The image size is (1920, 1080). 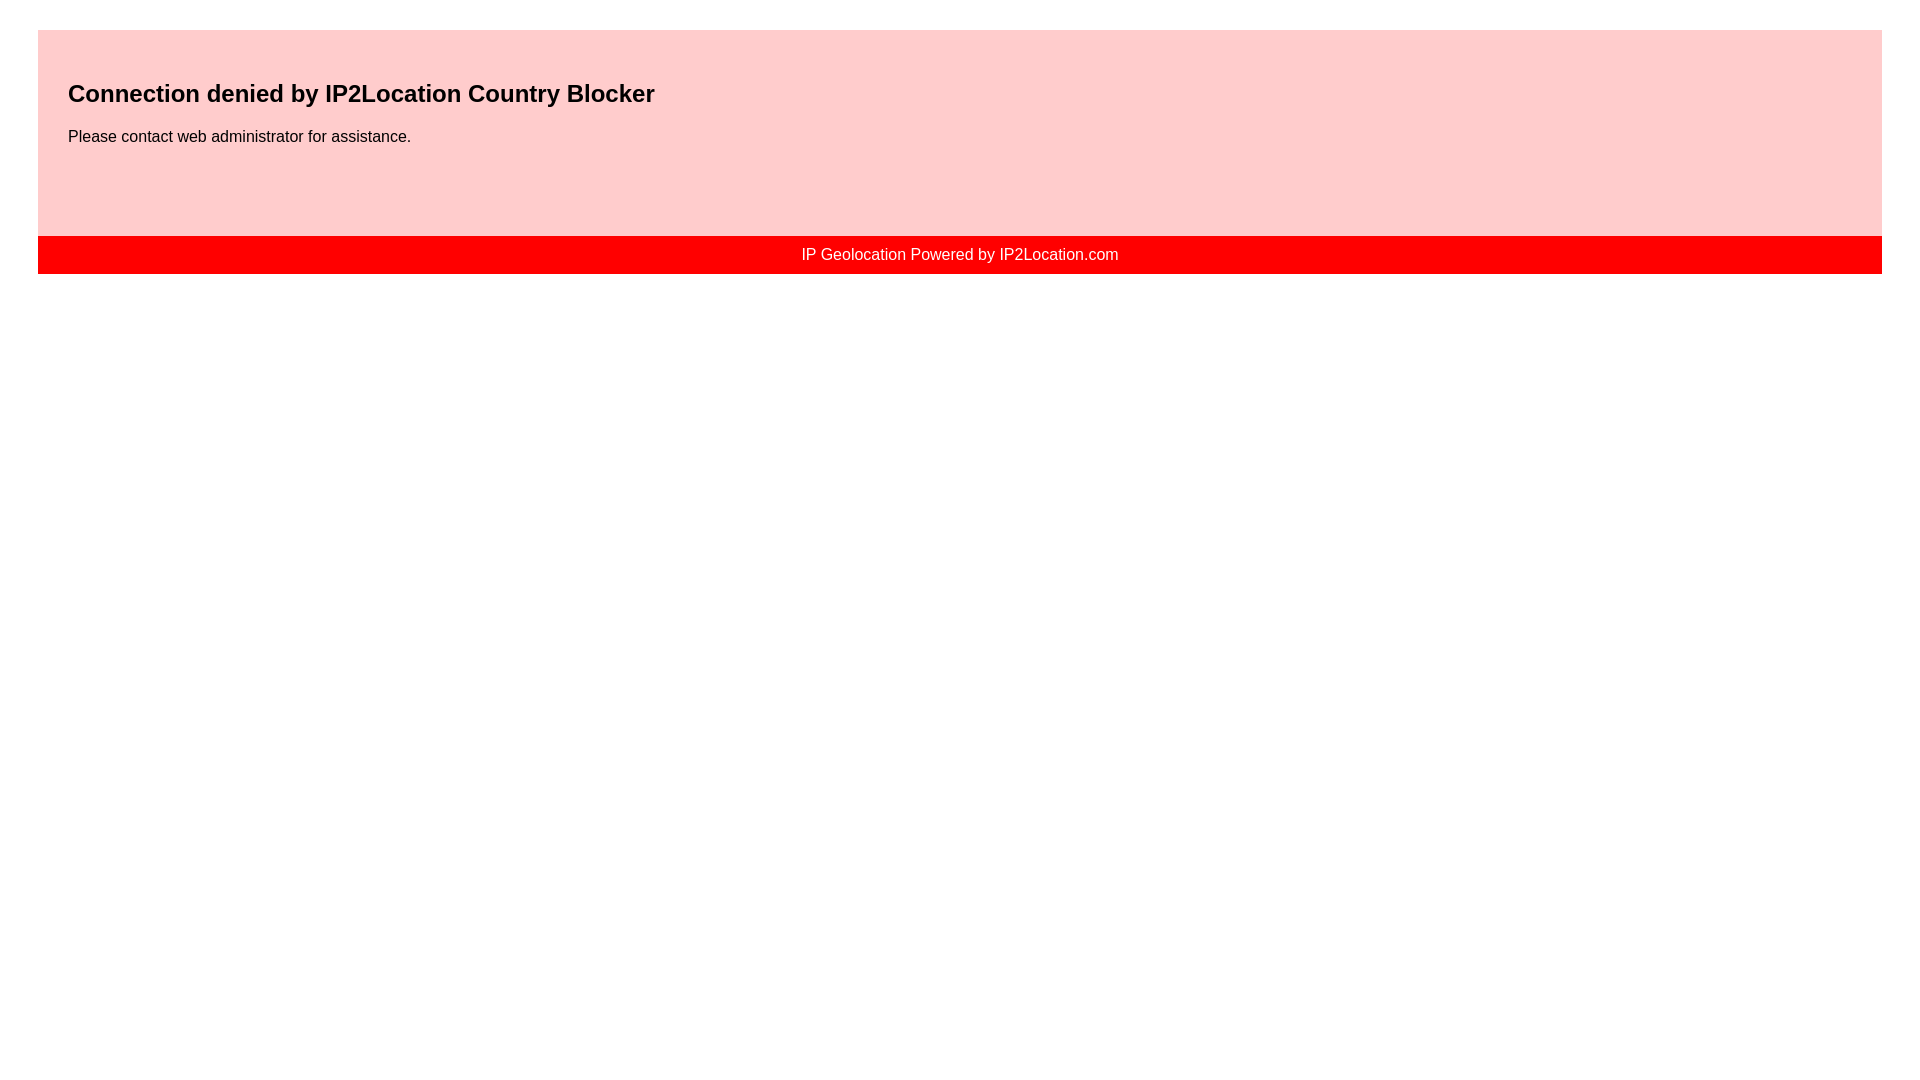 What do you see at coordinates (958, 253) in the screenshot?
I see `'IP Geolocation Powered by IP2Location.com'` at bounding box center [958, 253].